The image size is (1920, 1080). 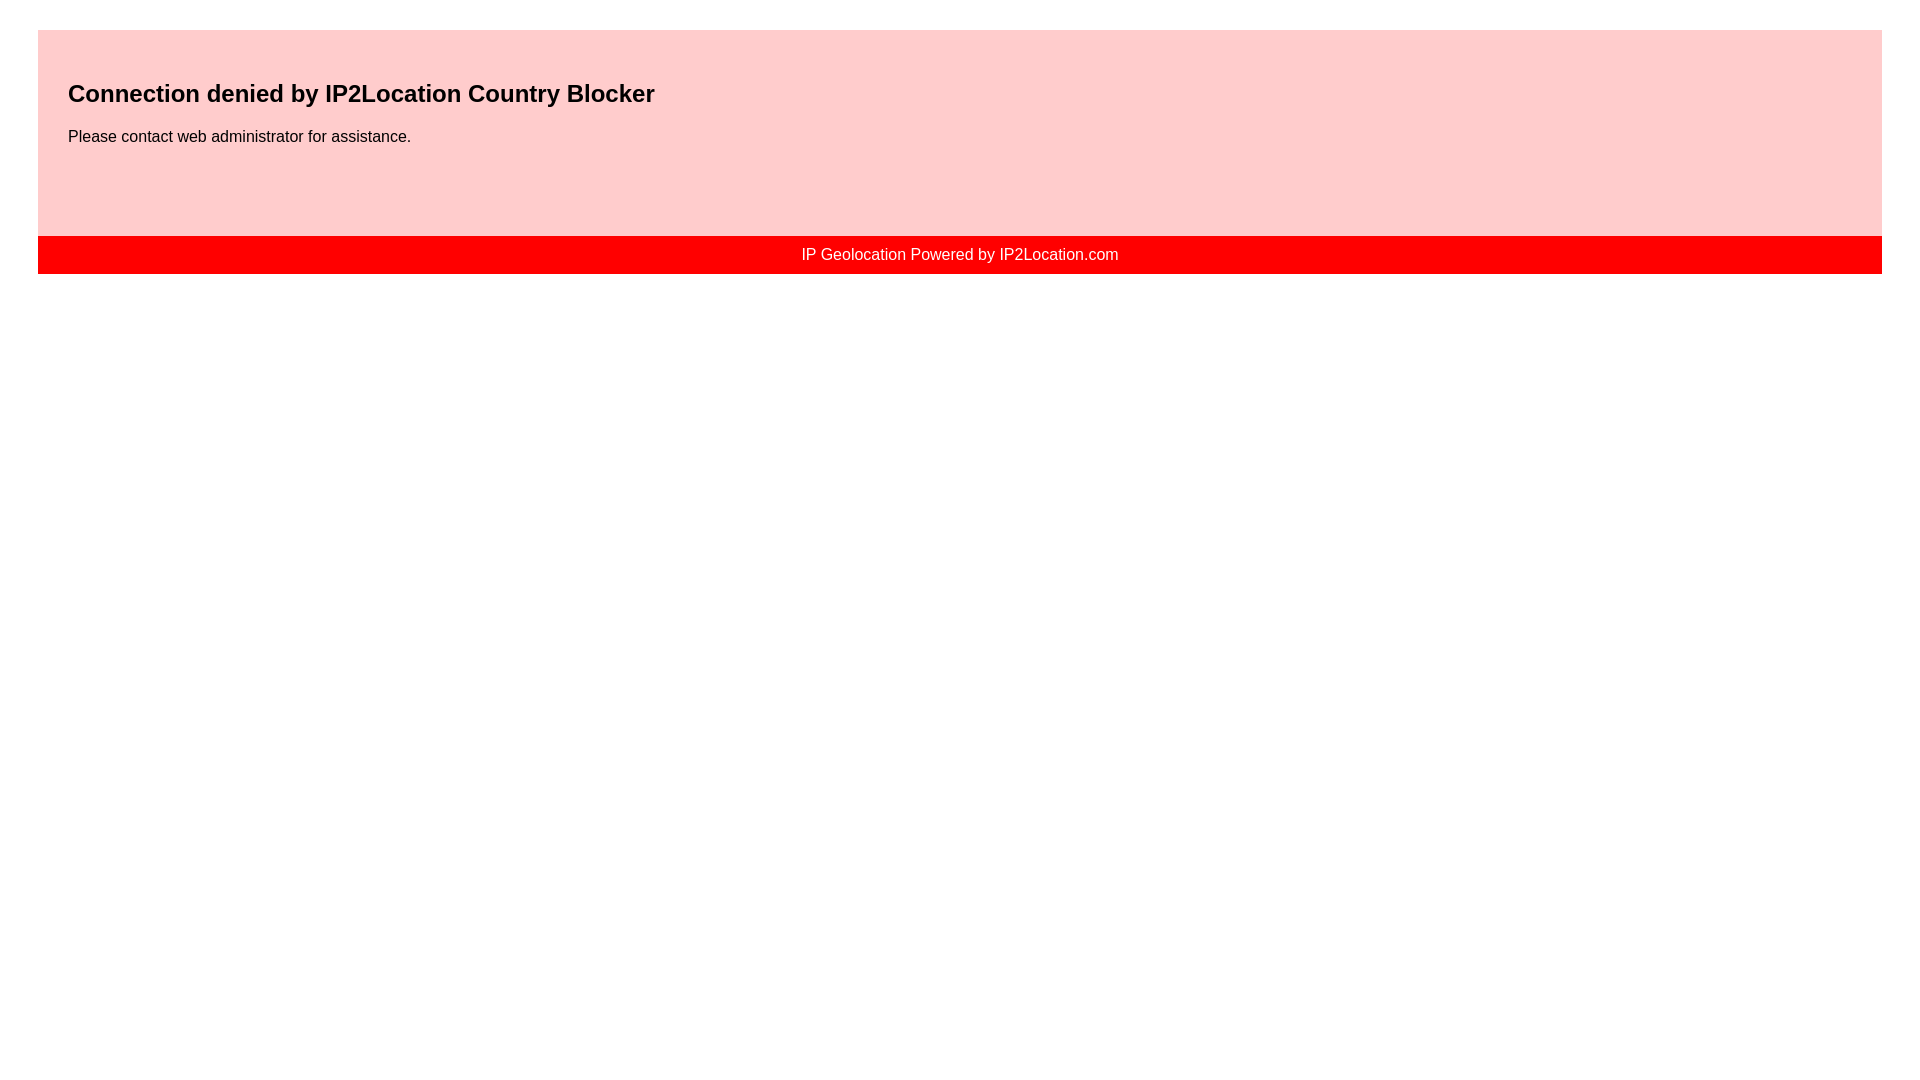 What do you see at coordinates (958, 253) in the screenshot?
I see `'IP Geolocation Powered by IP2Location.com'` at bounding box center [958, 253].